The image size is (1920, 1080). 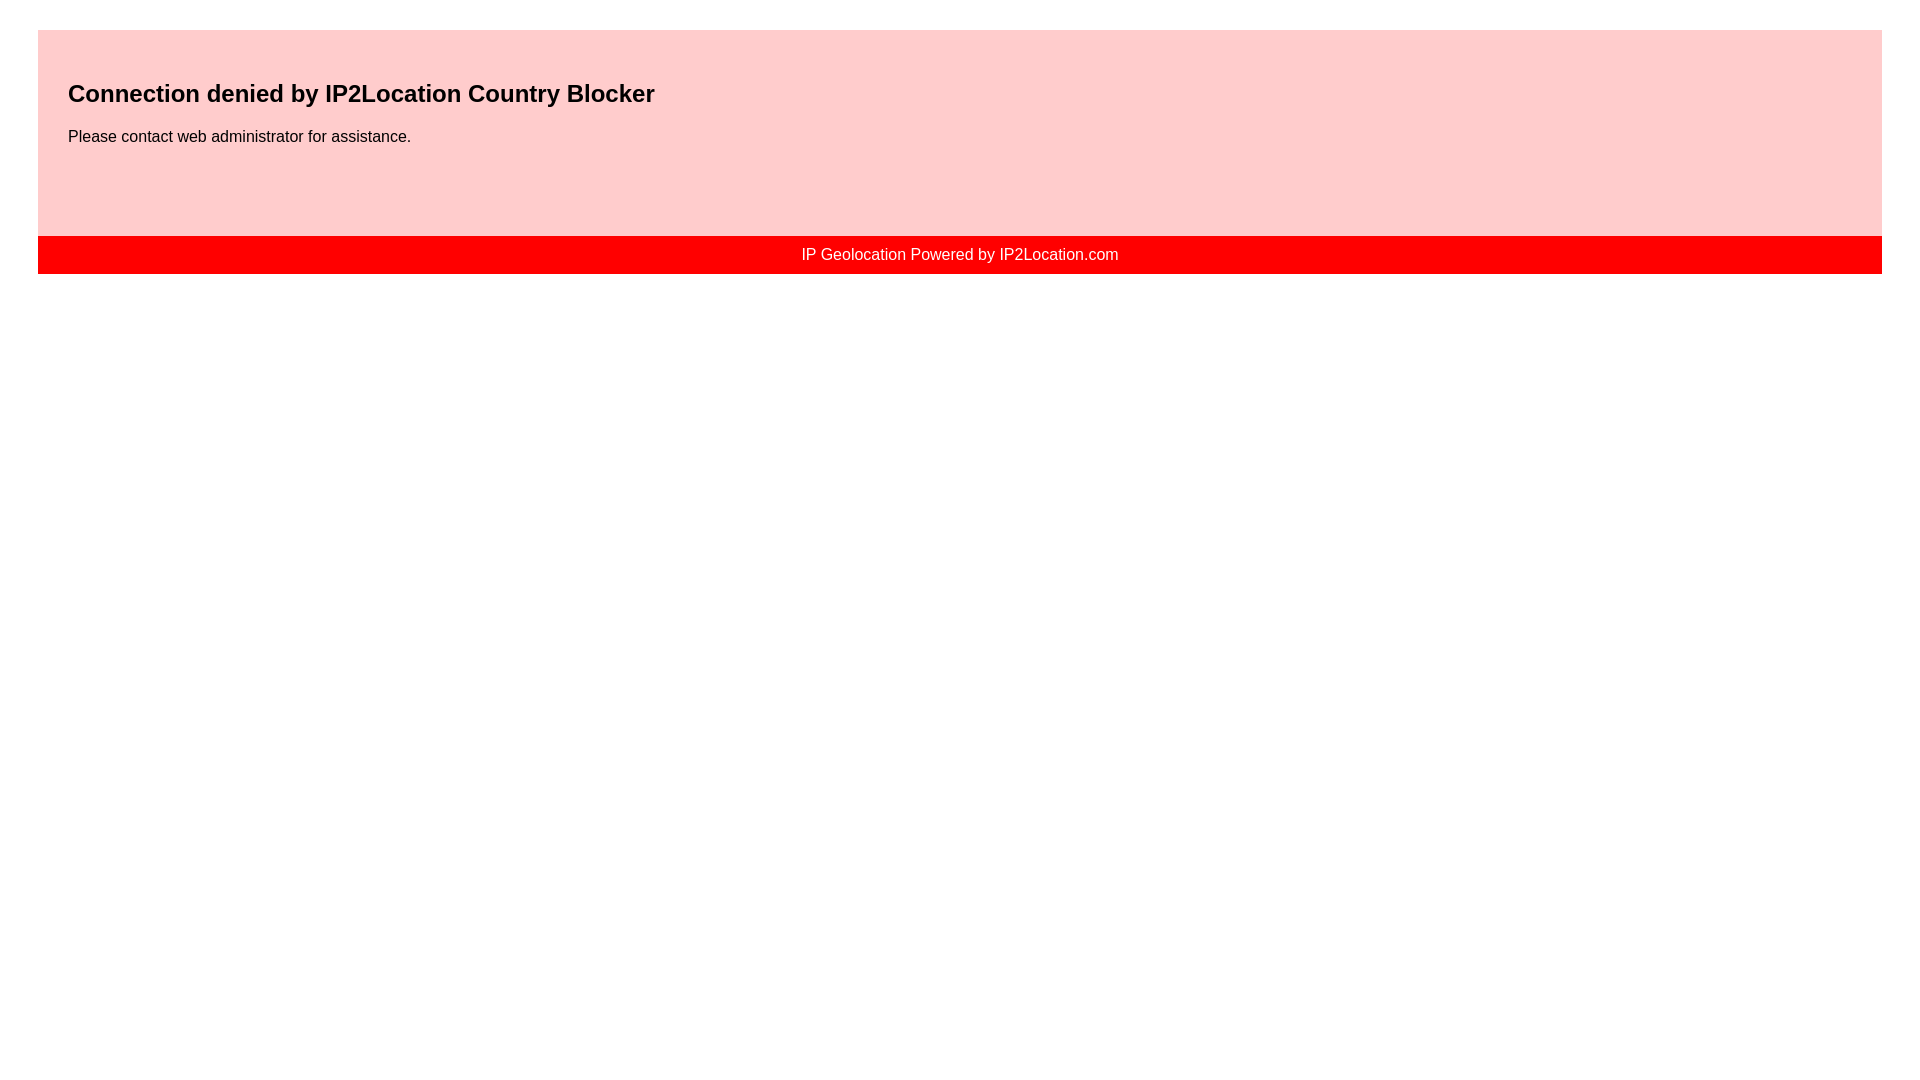 What do you see at coordinates (958, 253) in the screenshot?
I see `'IP Geolocation Powered by IP2Location.com'` at bounding box center [958, 253].